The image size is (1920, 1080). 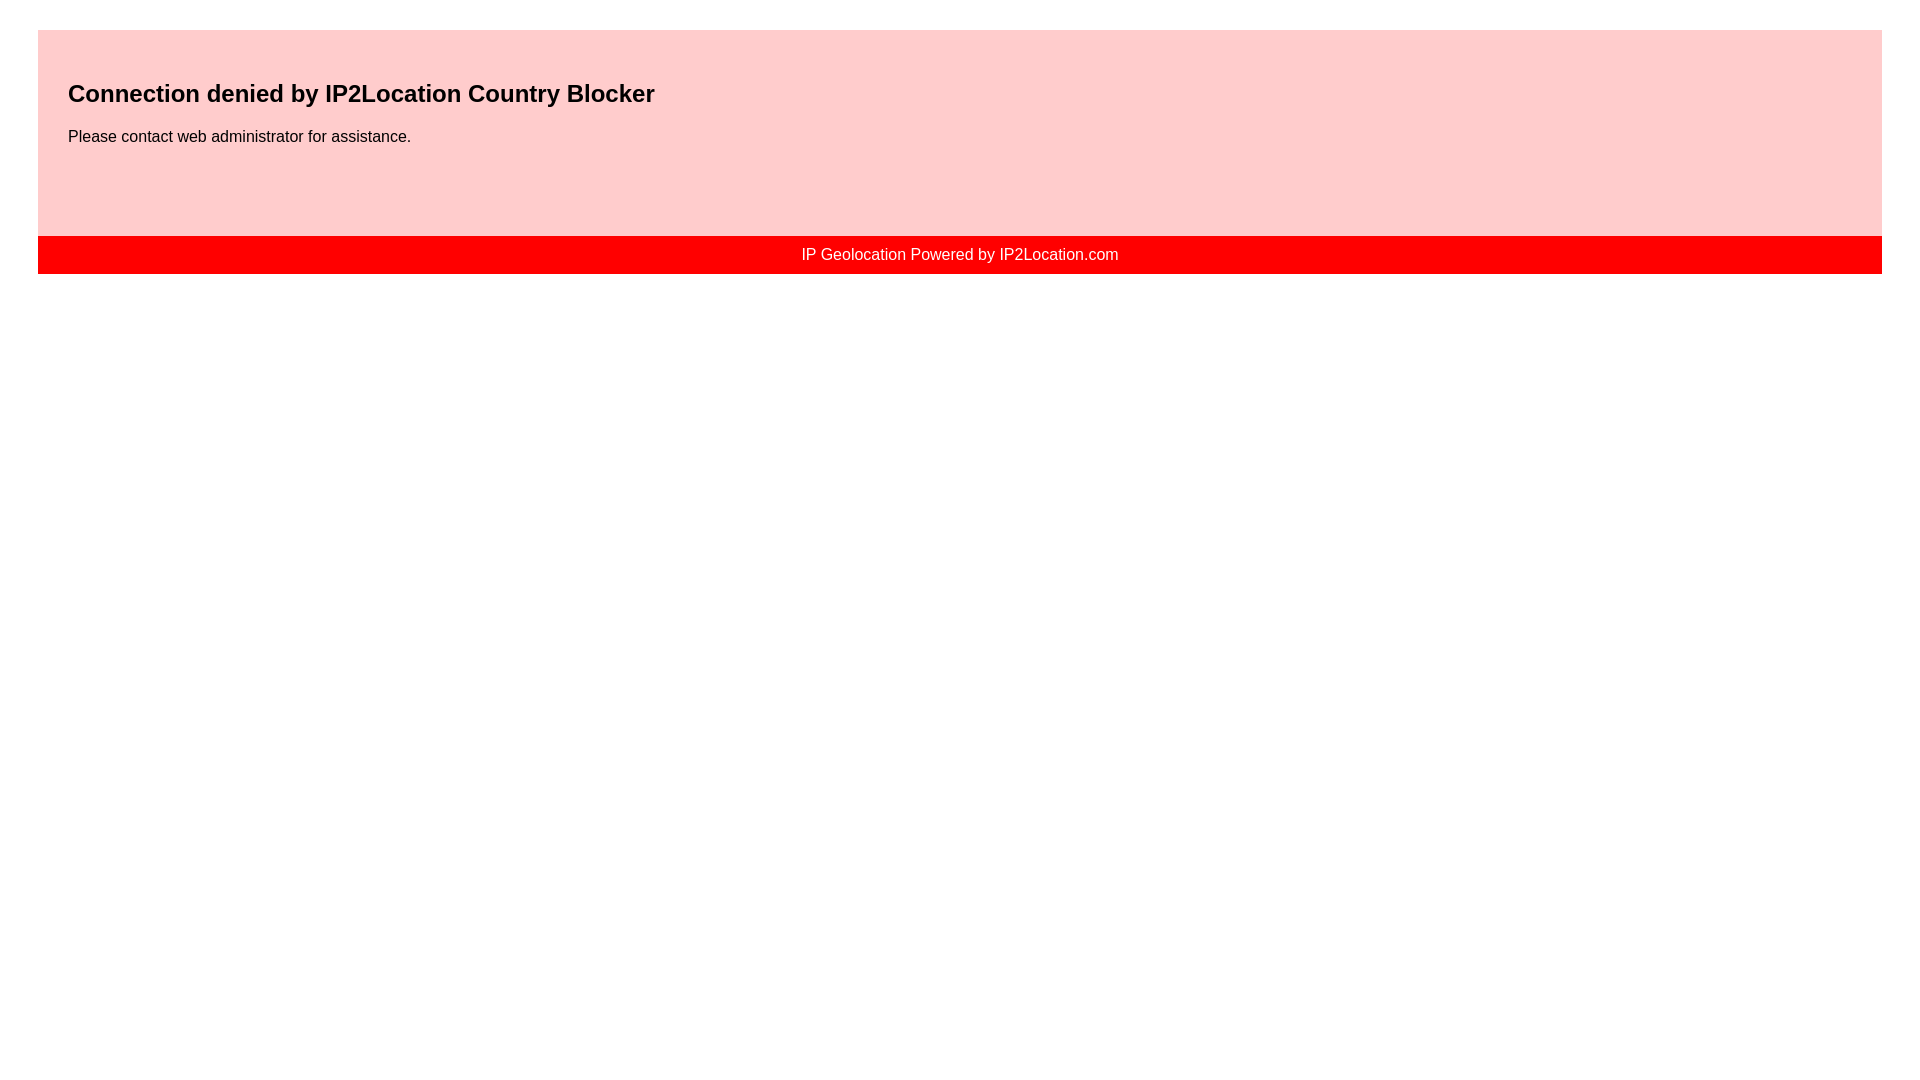 What do you see at coordinates (958, 253) in the screenshot?
I see `'IP Geolocation Powered by IP2Location.com'` at bounding box center [958, 253].